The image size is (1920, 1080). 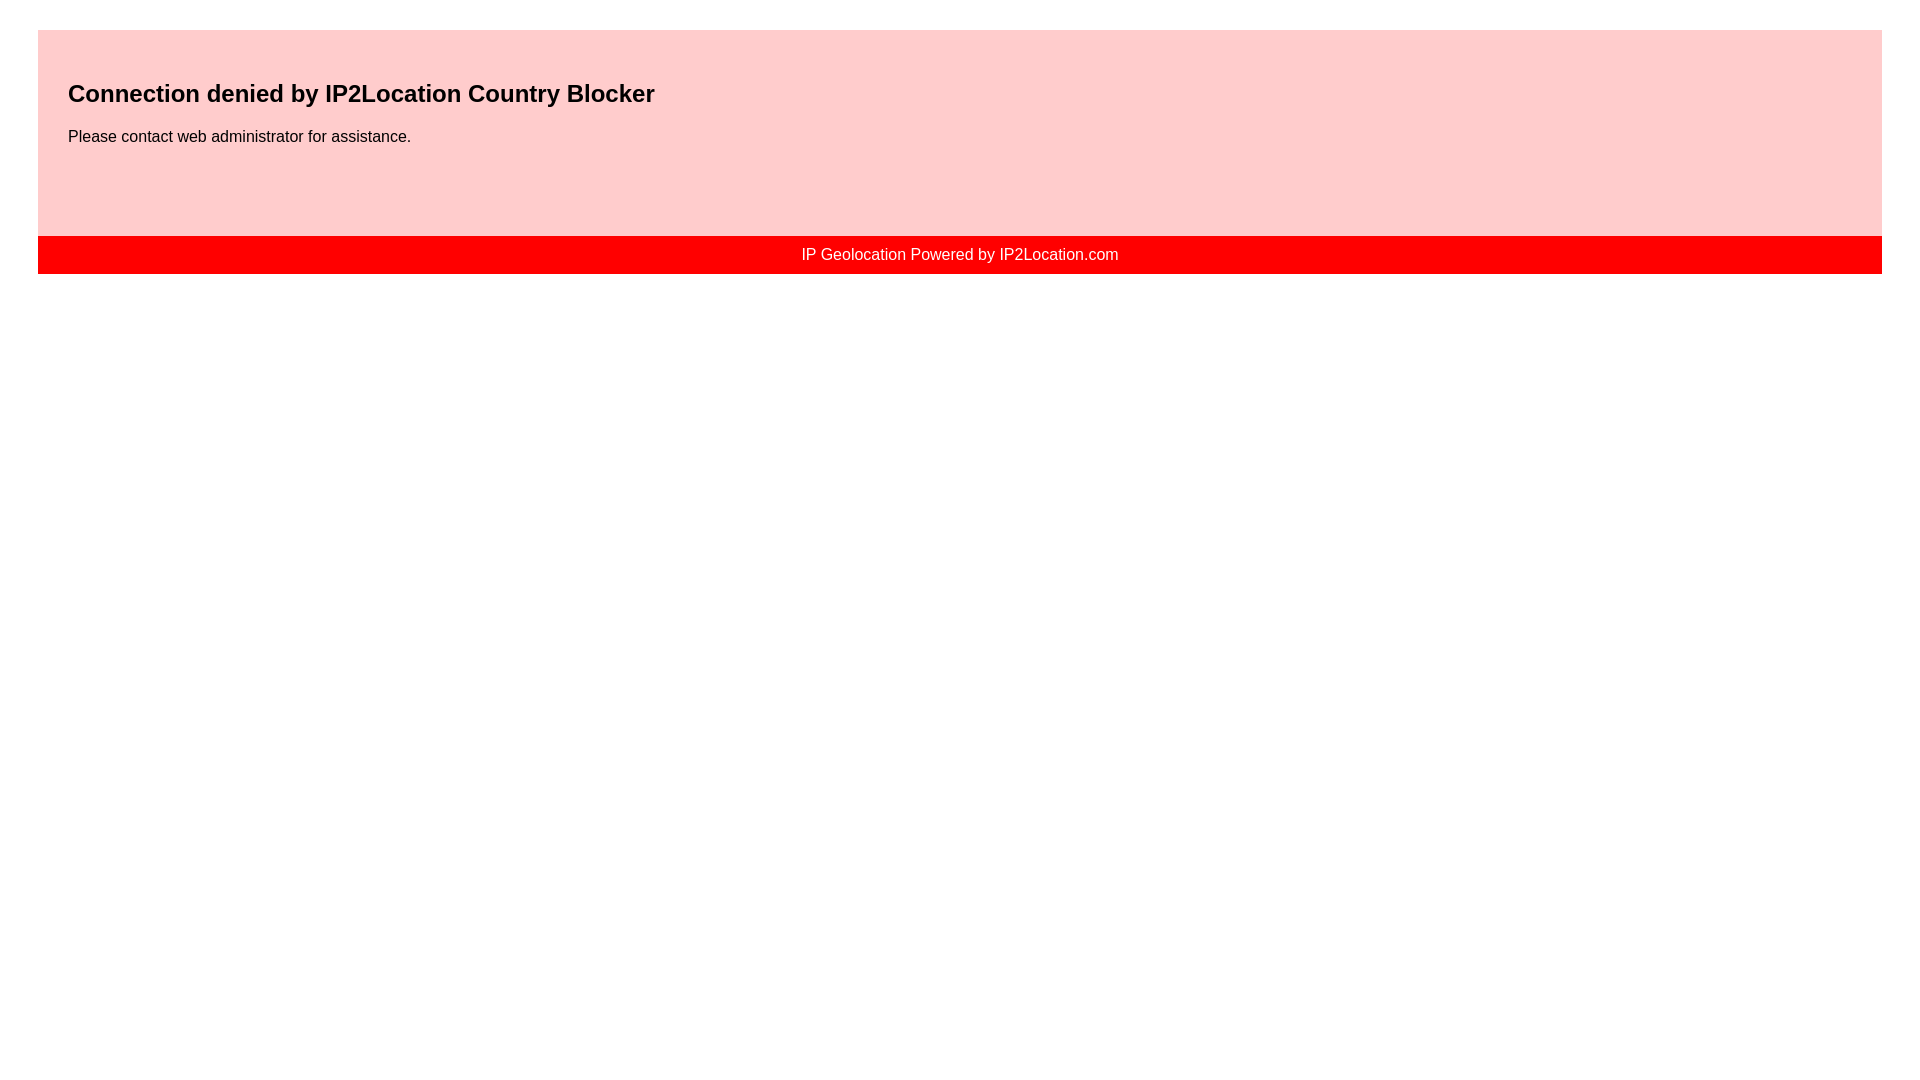 What do you see at coordinates (958, 253) in the screenshot?
I see `'IP Geolocation Powered by IP2Location.com'` at bounding box center [958, 253].